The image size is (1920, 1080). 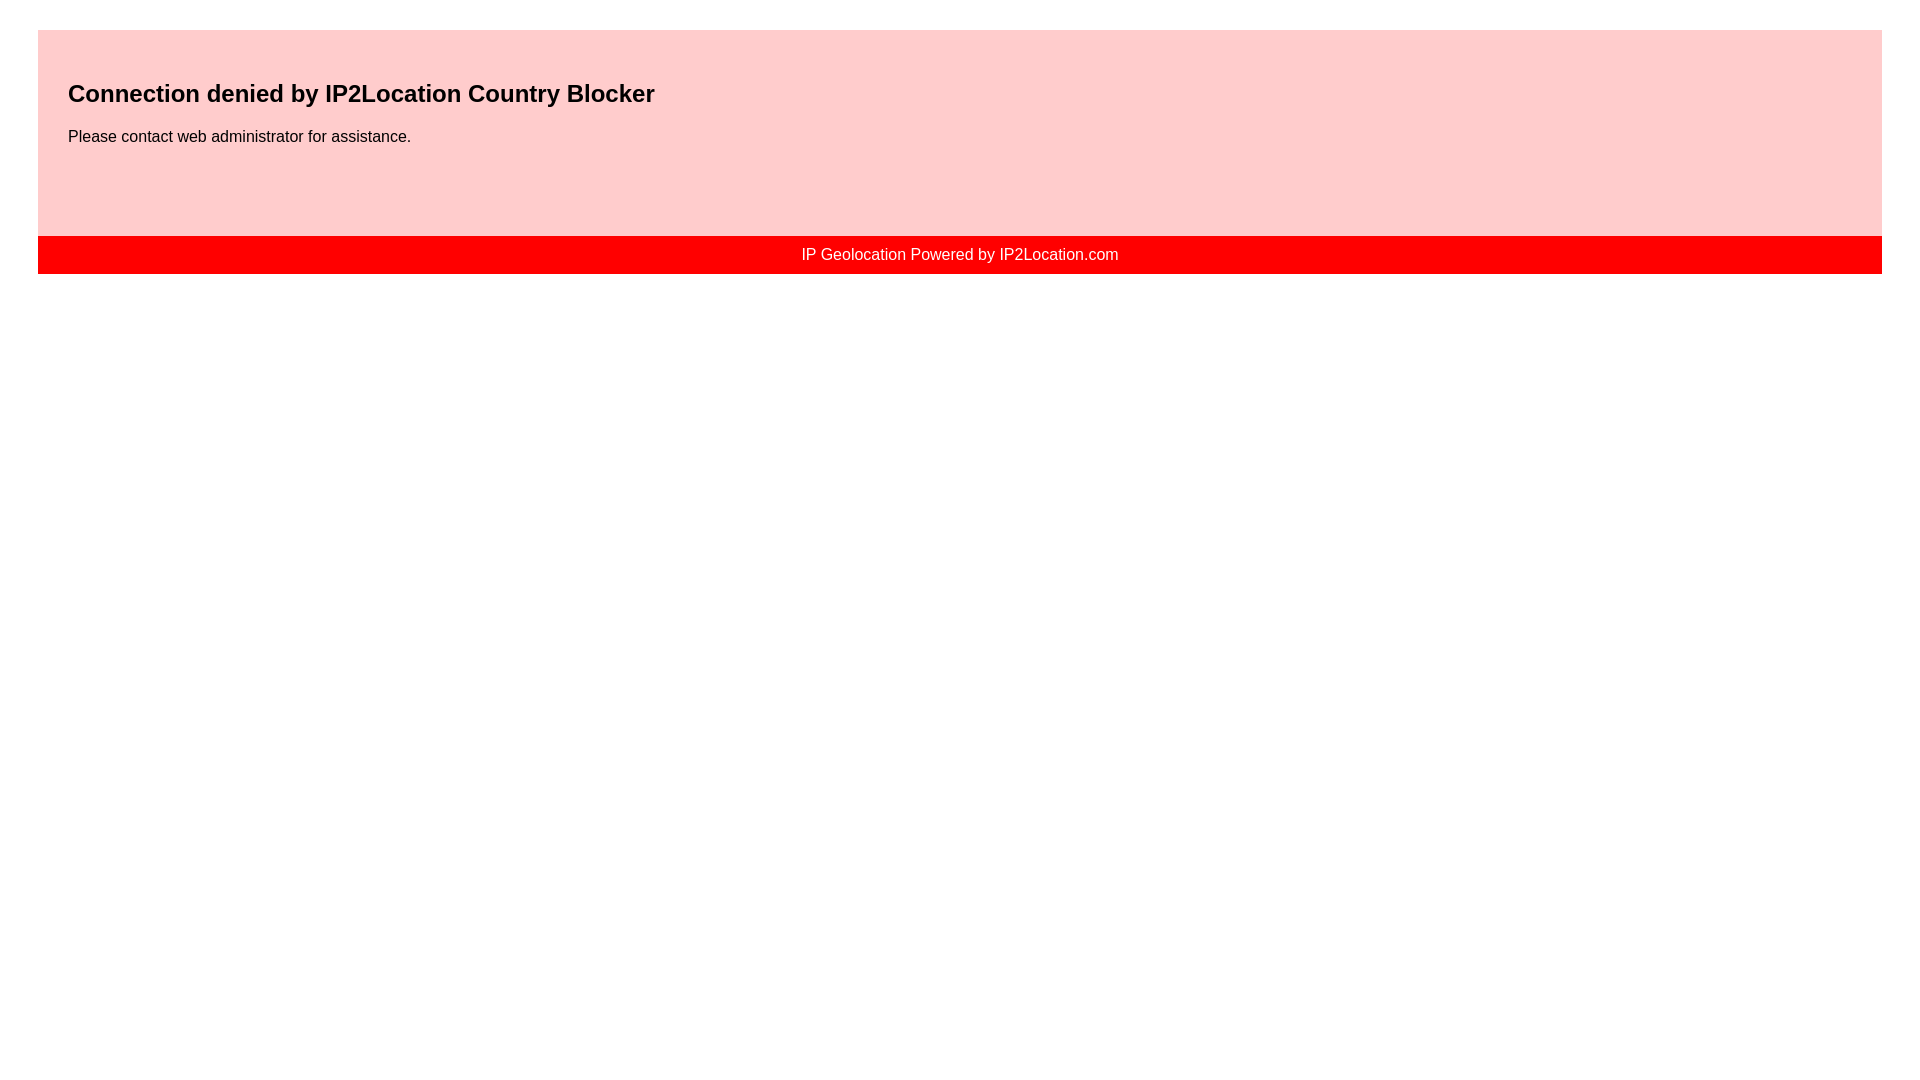 What do you see at coordinates (958, 253) in the screenshot?
I see `'IP Geolocation Powered by IP2Location.com'` at bounding box center [958, 253].